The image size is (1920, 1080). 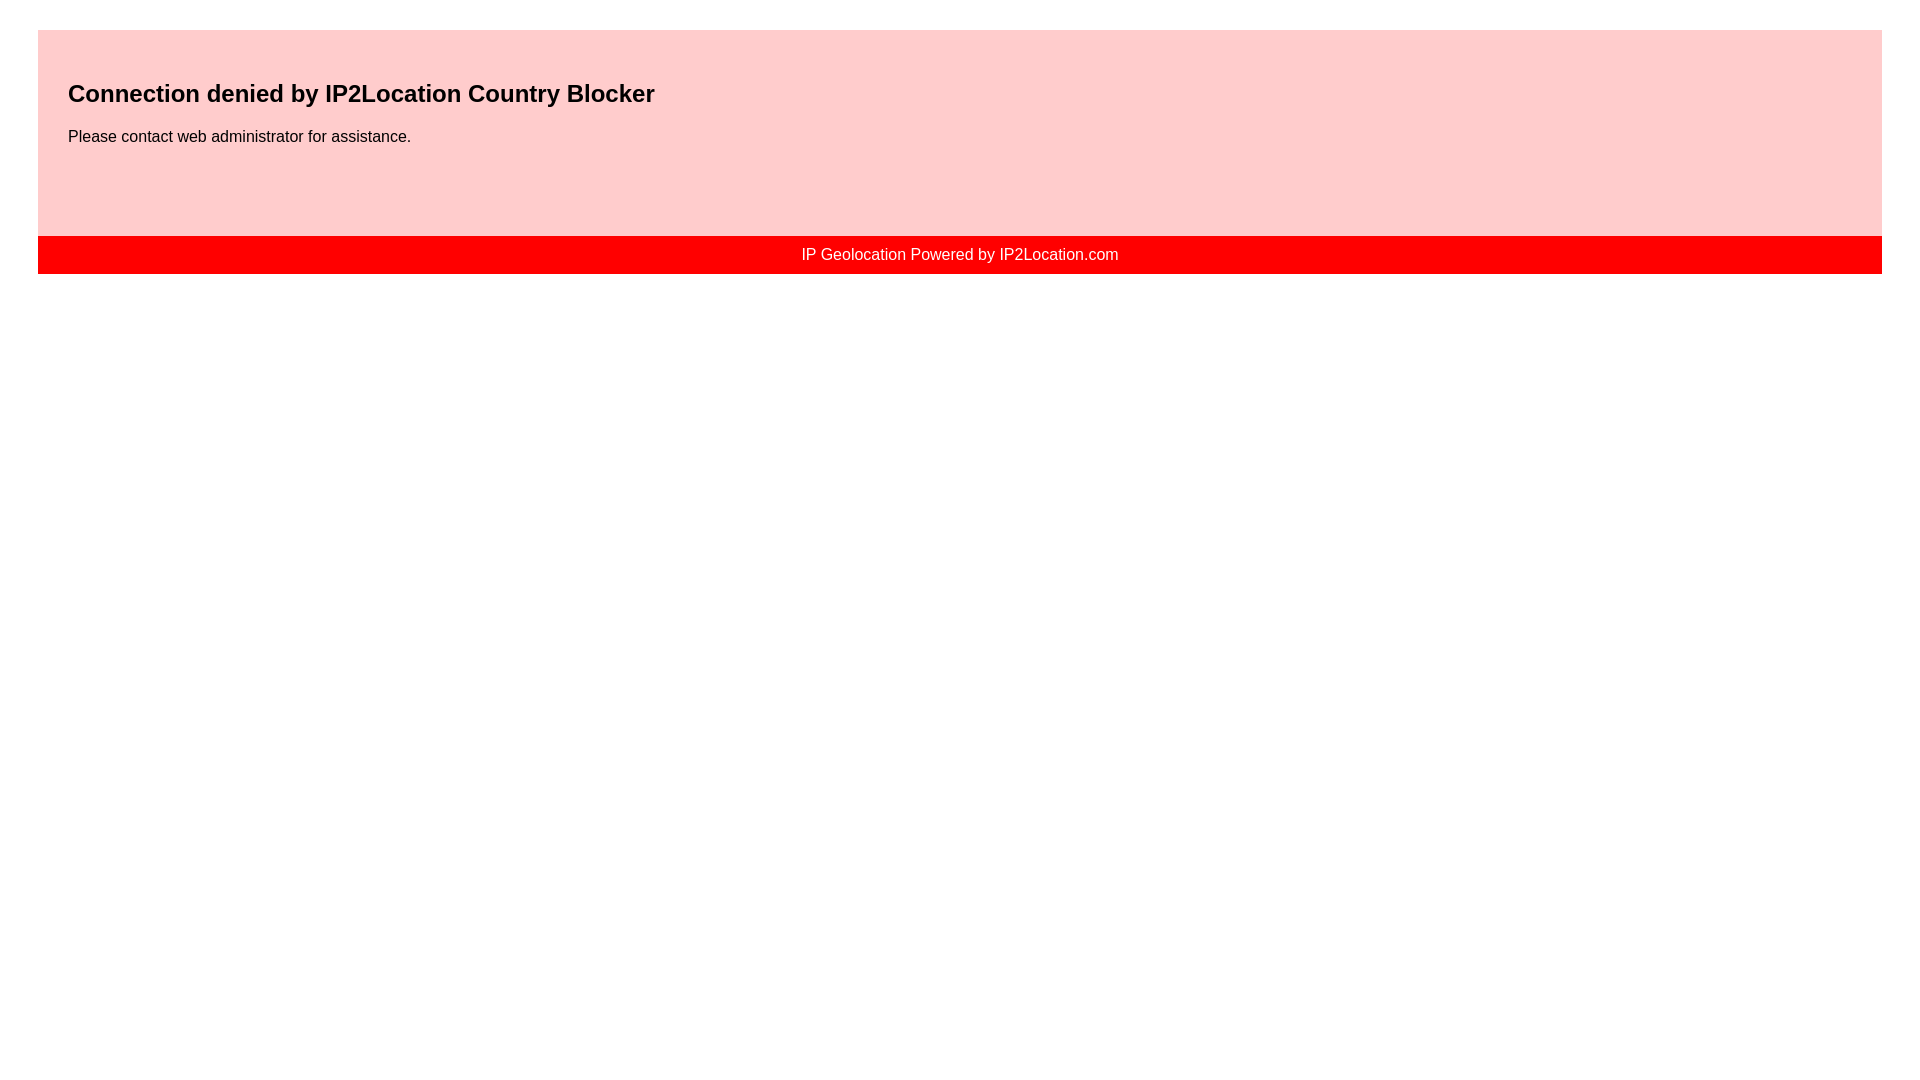 What do you see at coordinates (958, 253) in the screenshot?
I see `'IP Geolocation Powered by IP2Location.com'` at bounding box center [958, 253].